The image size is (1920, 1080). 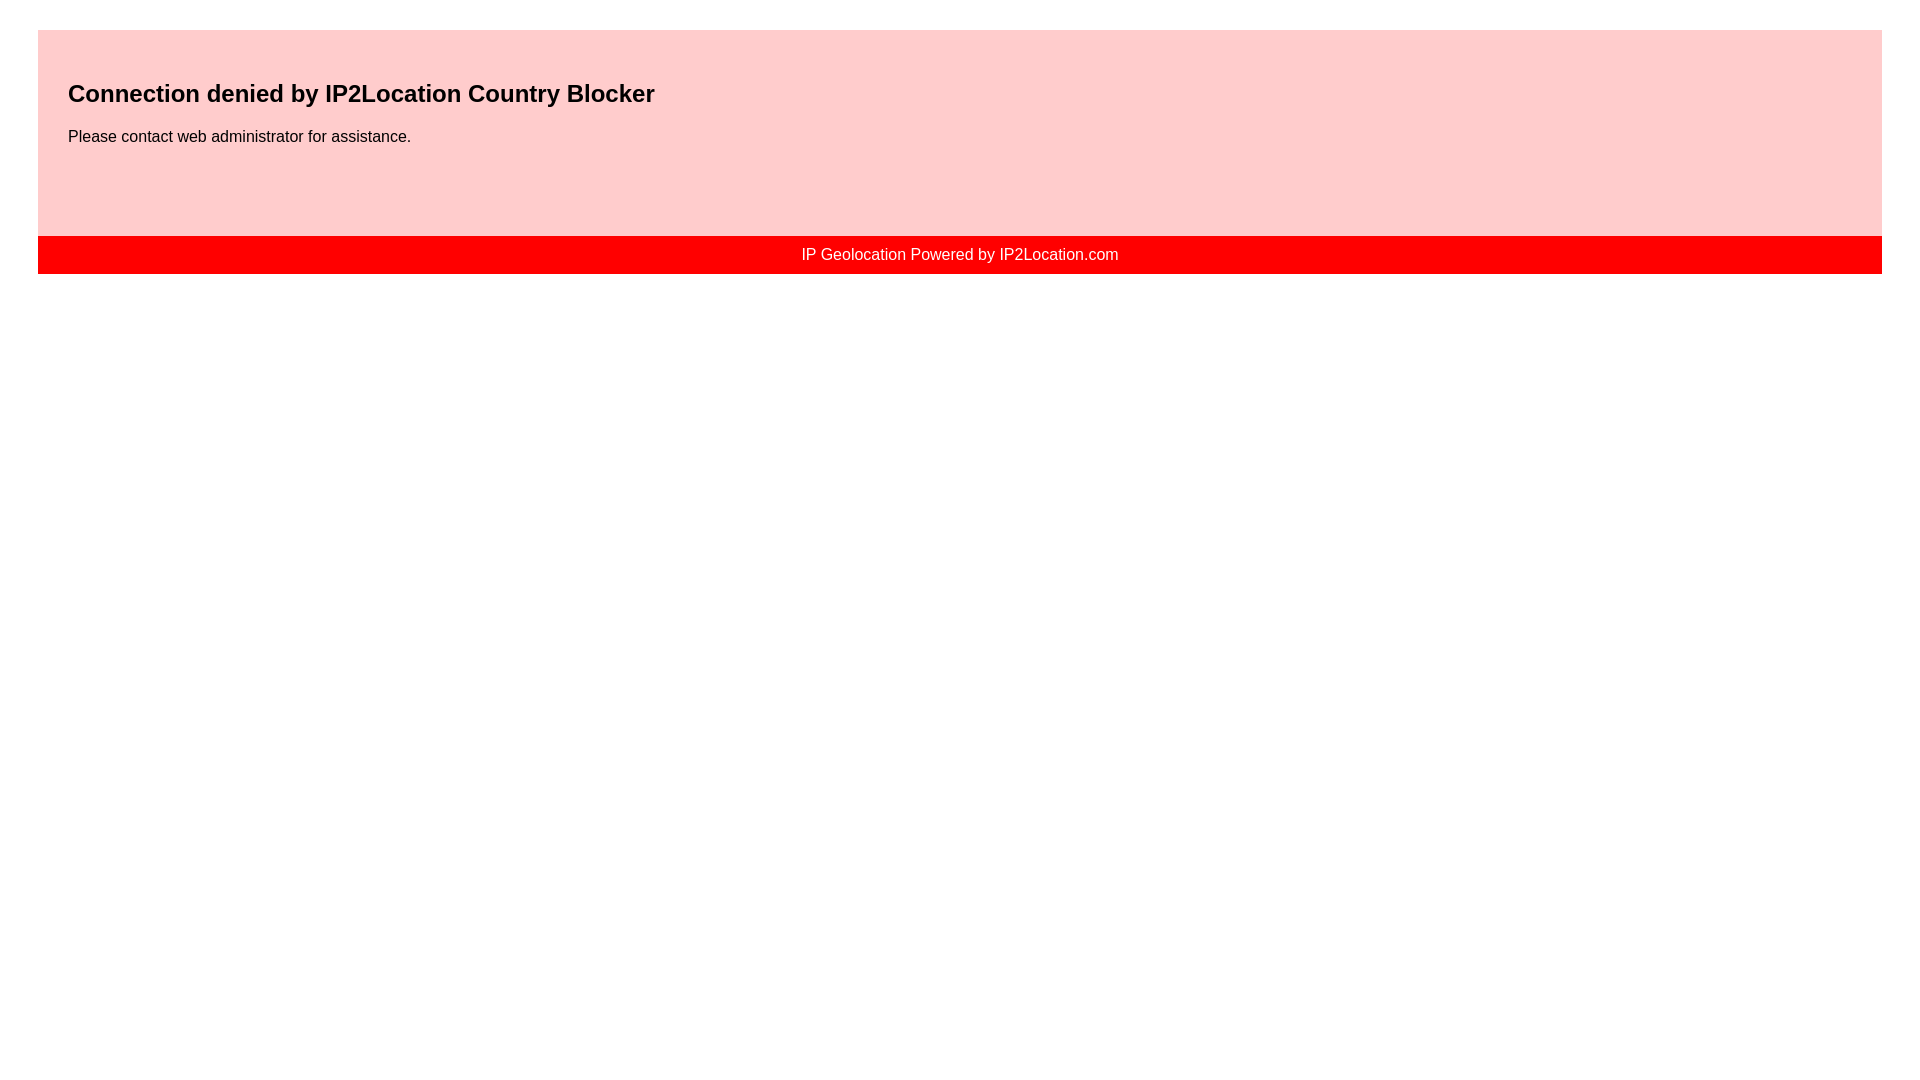 What do you see at coordinates (958, 253) in the screenshot?
I see `'IP Geolocation Powered by IP2Location.com'` at bounding box center [958, 253].